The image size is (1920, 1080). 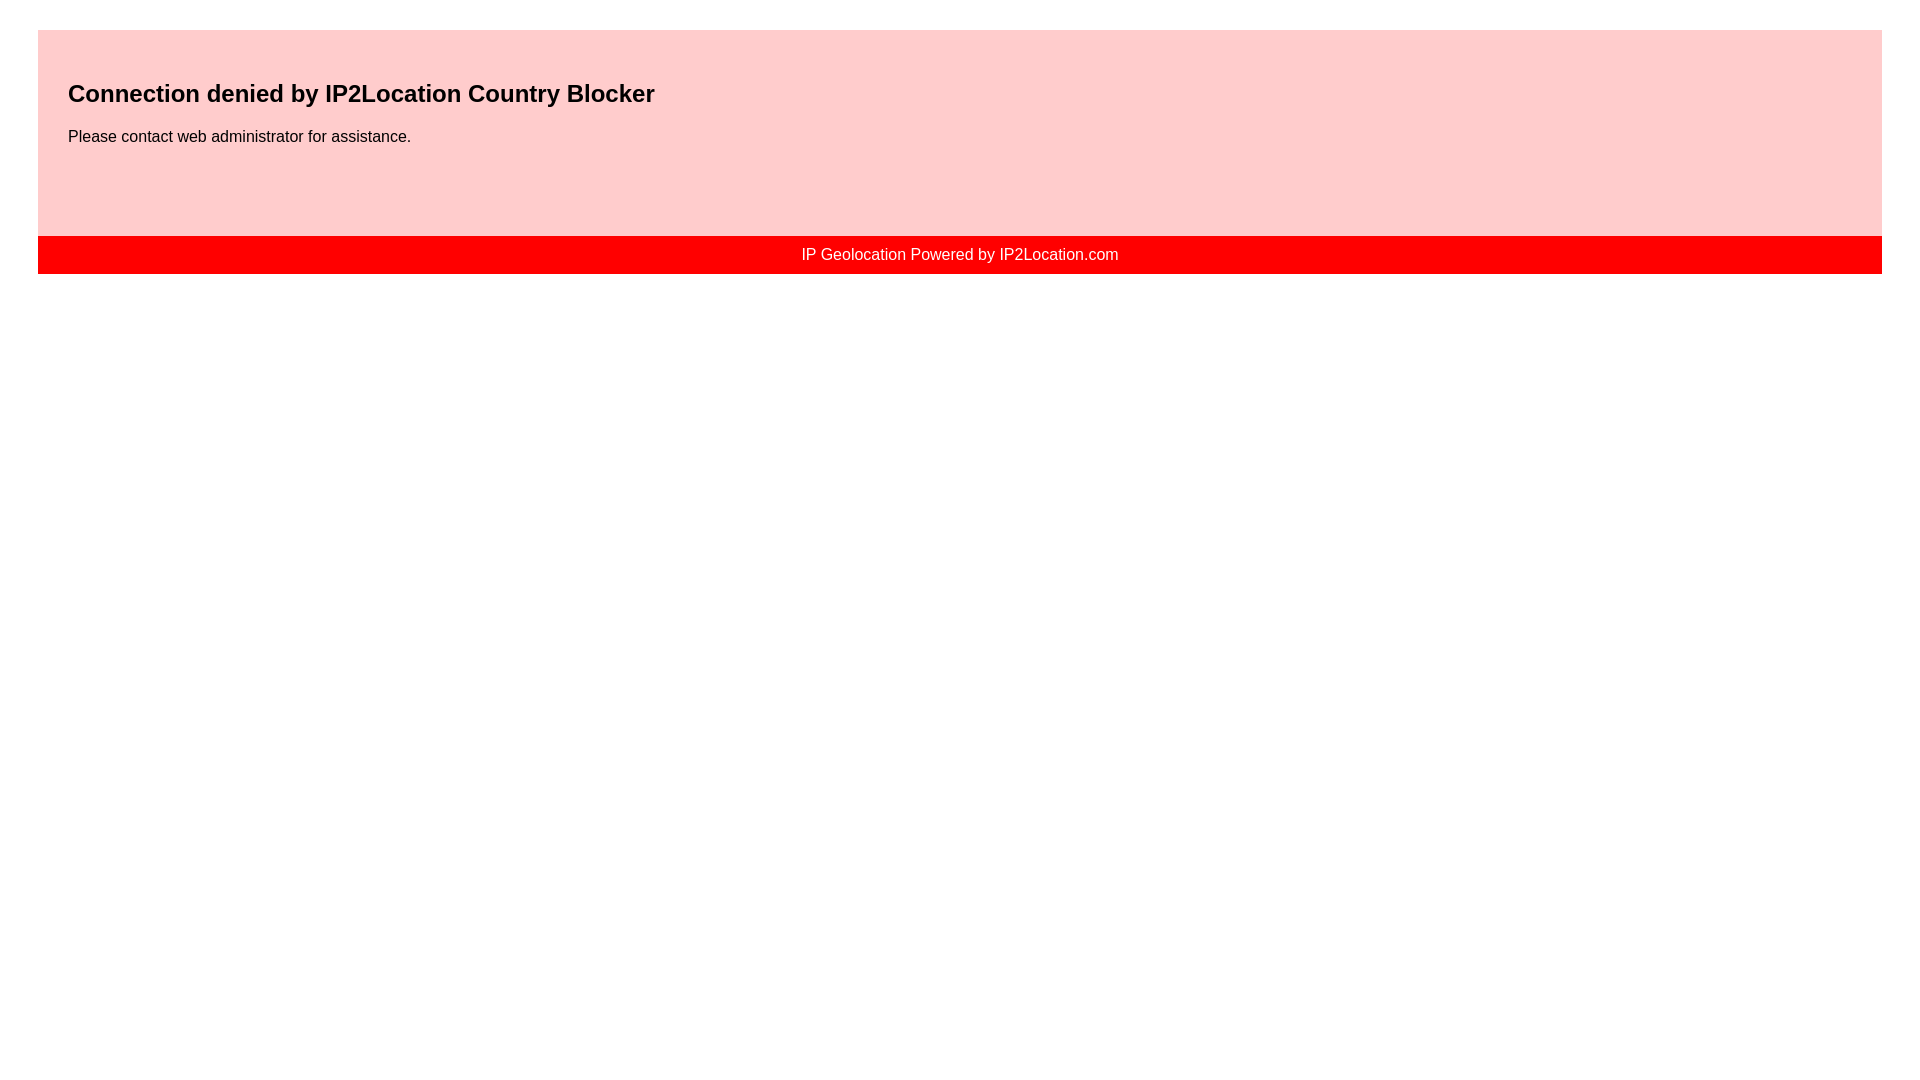 What do you see at coordinates (958, 253) in the screenshot?
I see `'IP Geolocation Powered by IP2Location.com'` at bounding box center [958, 253].